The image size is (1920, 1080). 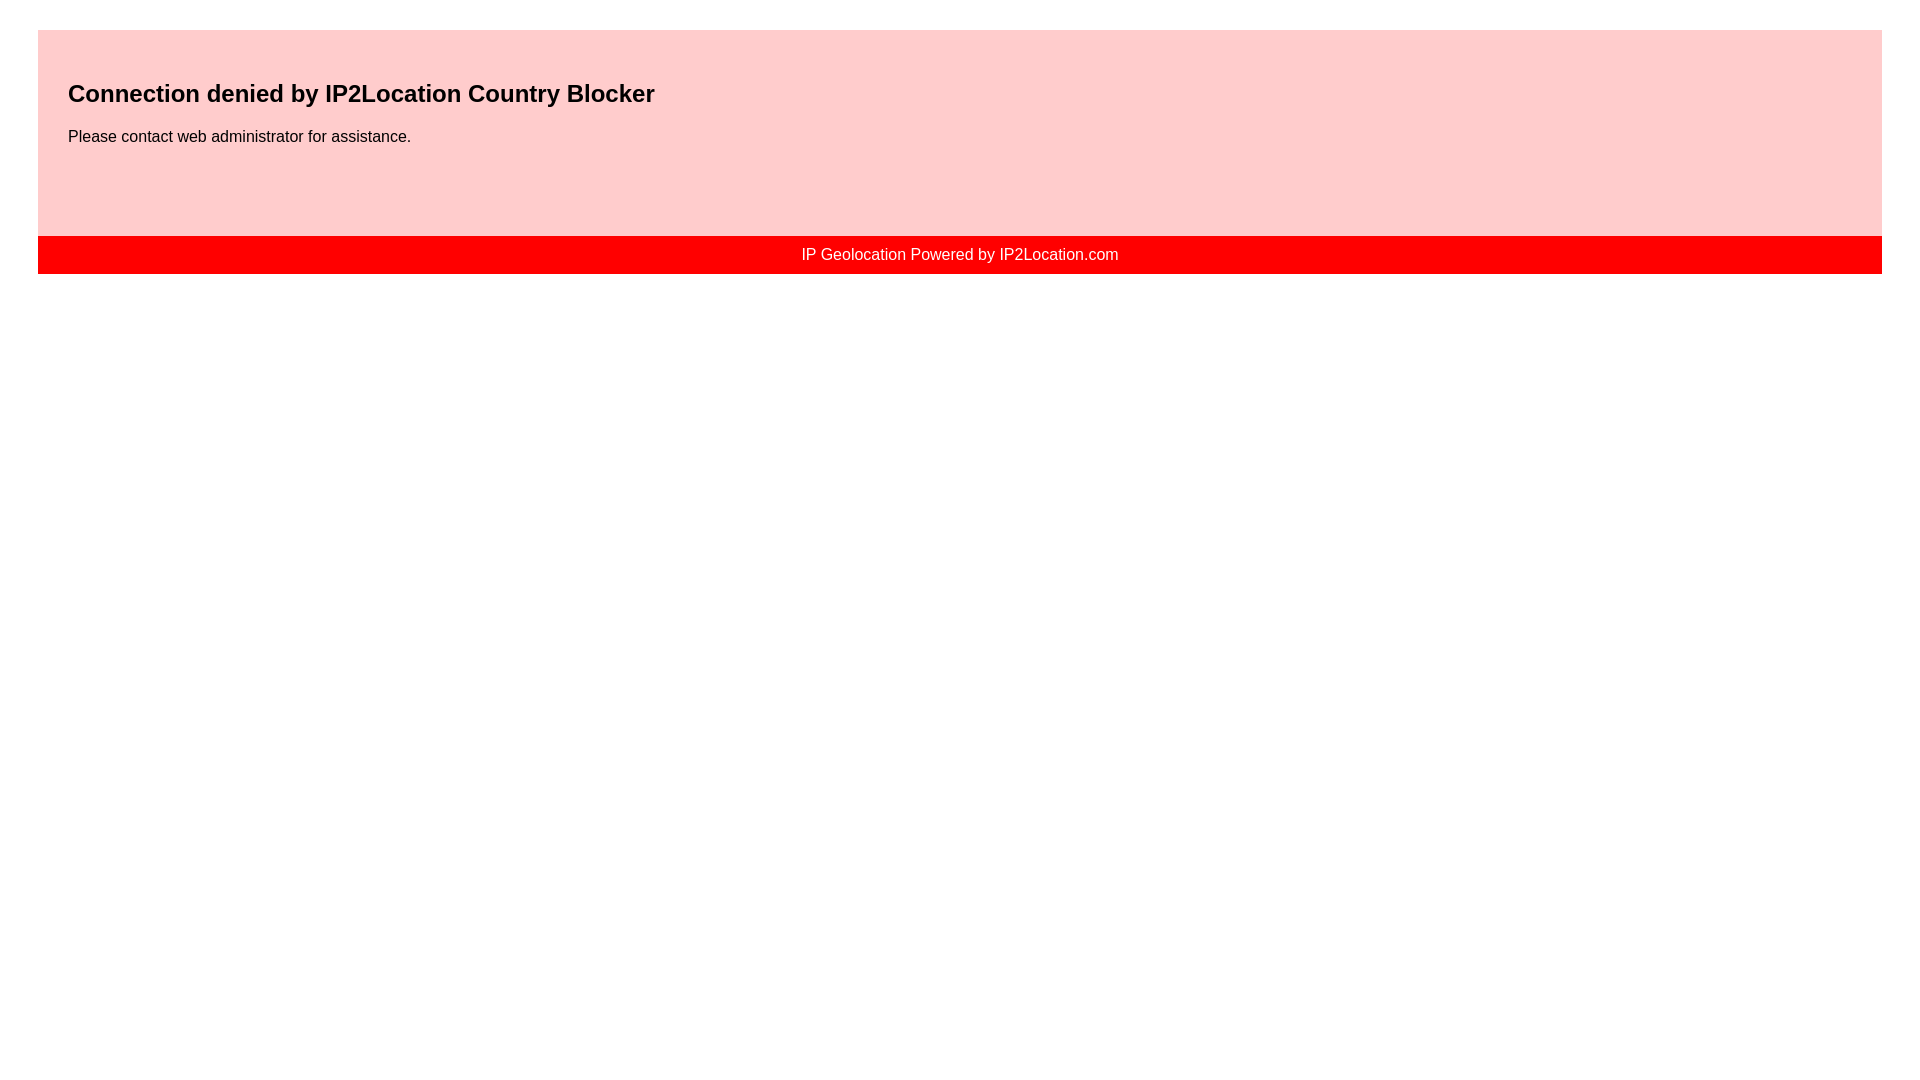 What do you see at coordinates (958, 253) in the screenshot?
I see `'IP Geolocation Powered by IP2Location.com'` at bounding box center [958, 253].